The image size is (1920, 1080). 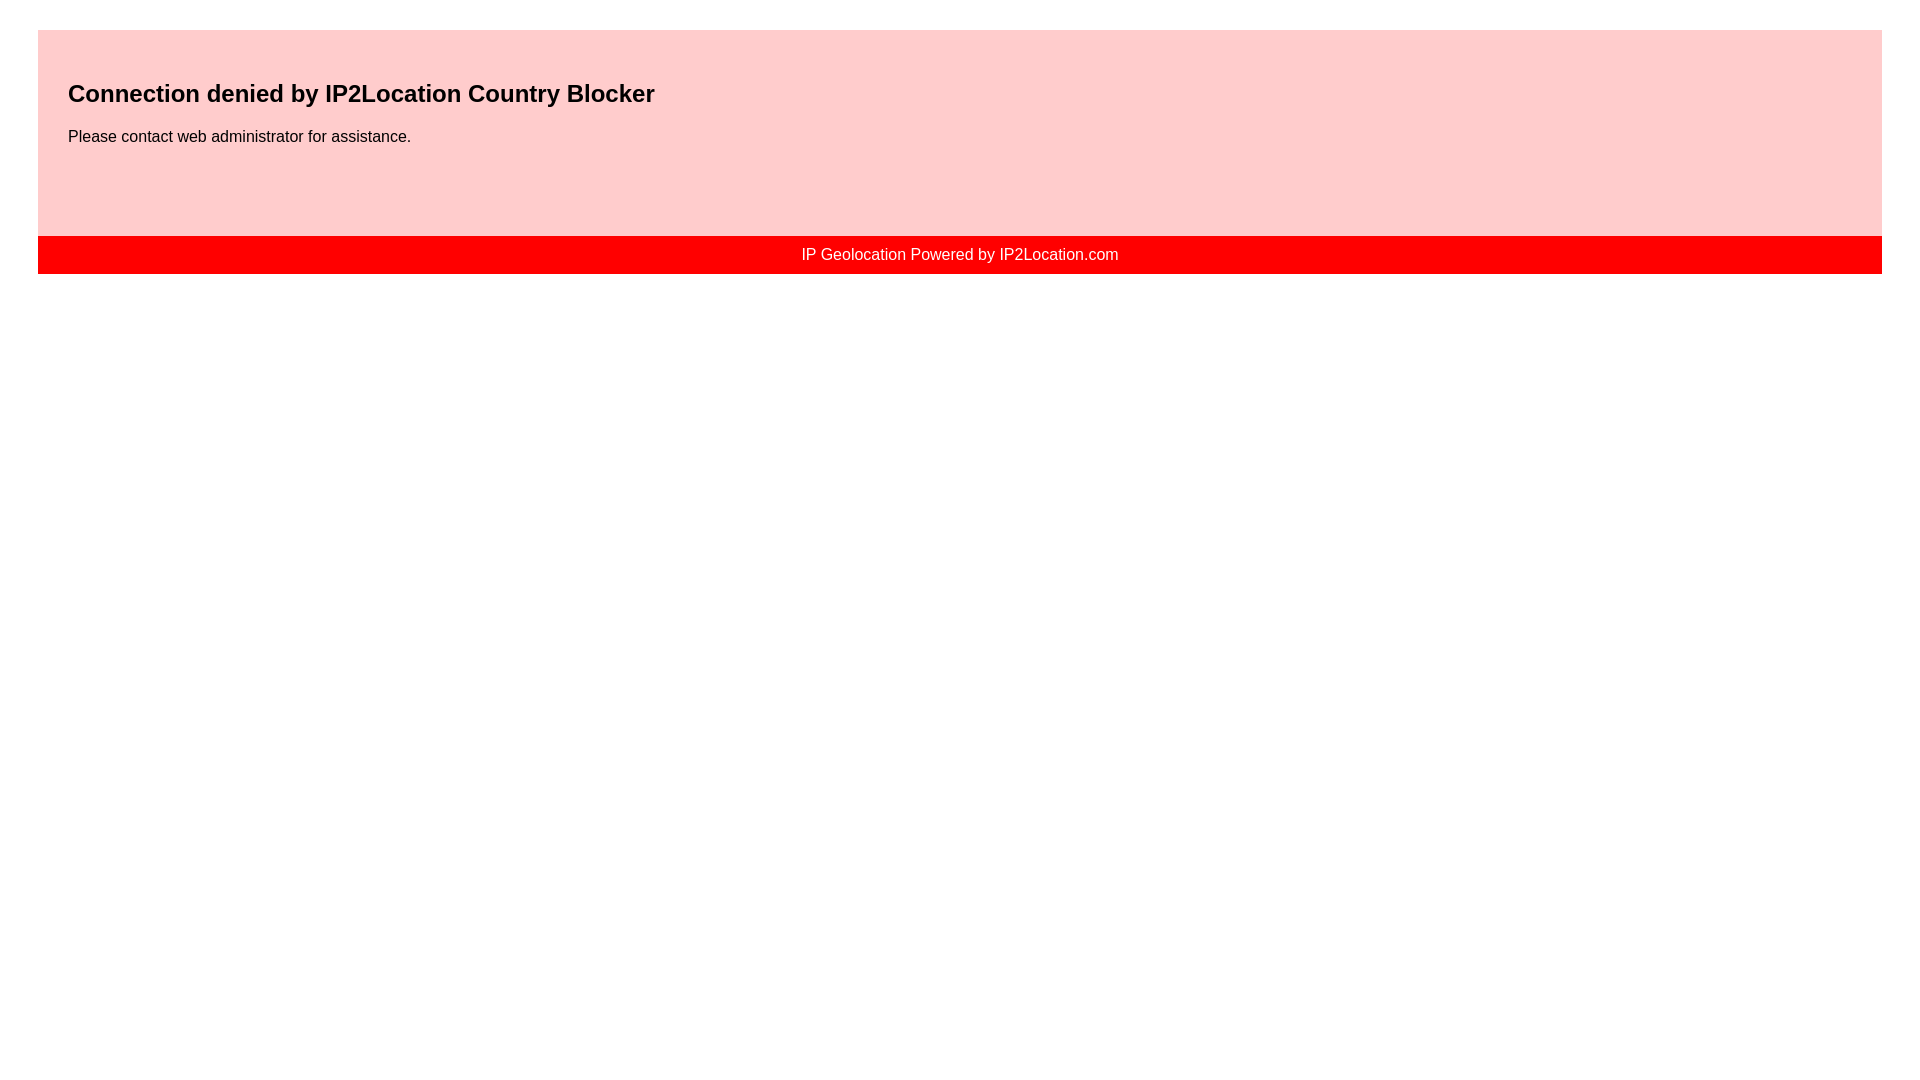 What do you see at coordinates (958, 253) in the screenshot?
I see `'IP Geolocation Powered by IP2Location.com'` at bounding box center [958, 253].